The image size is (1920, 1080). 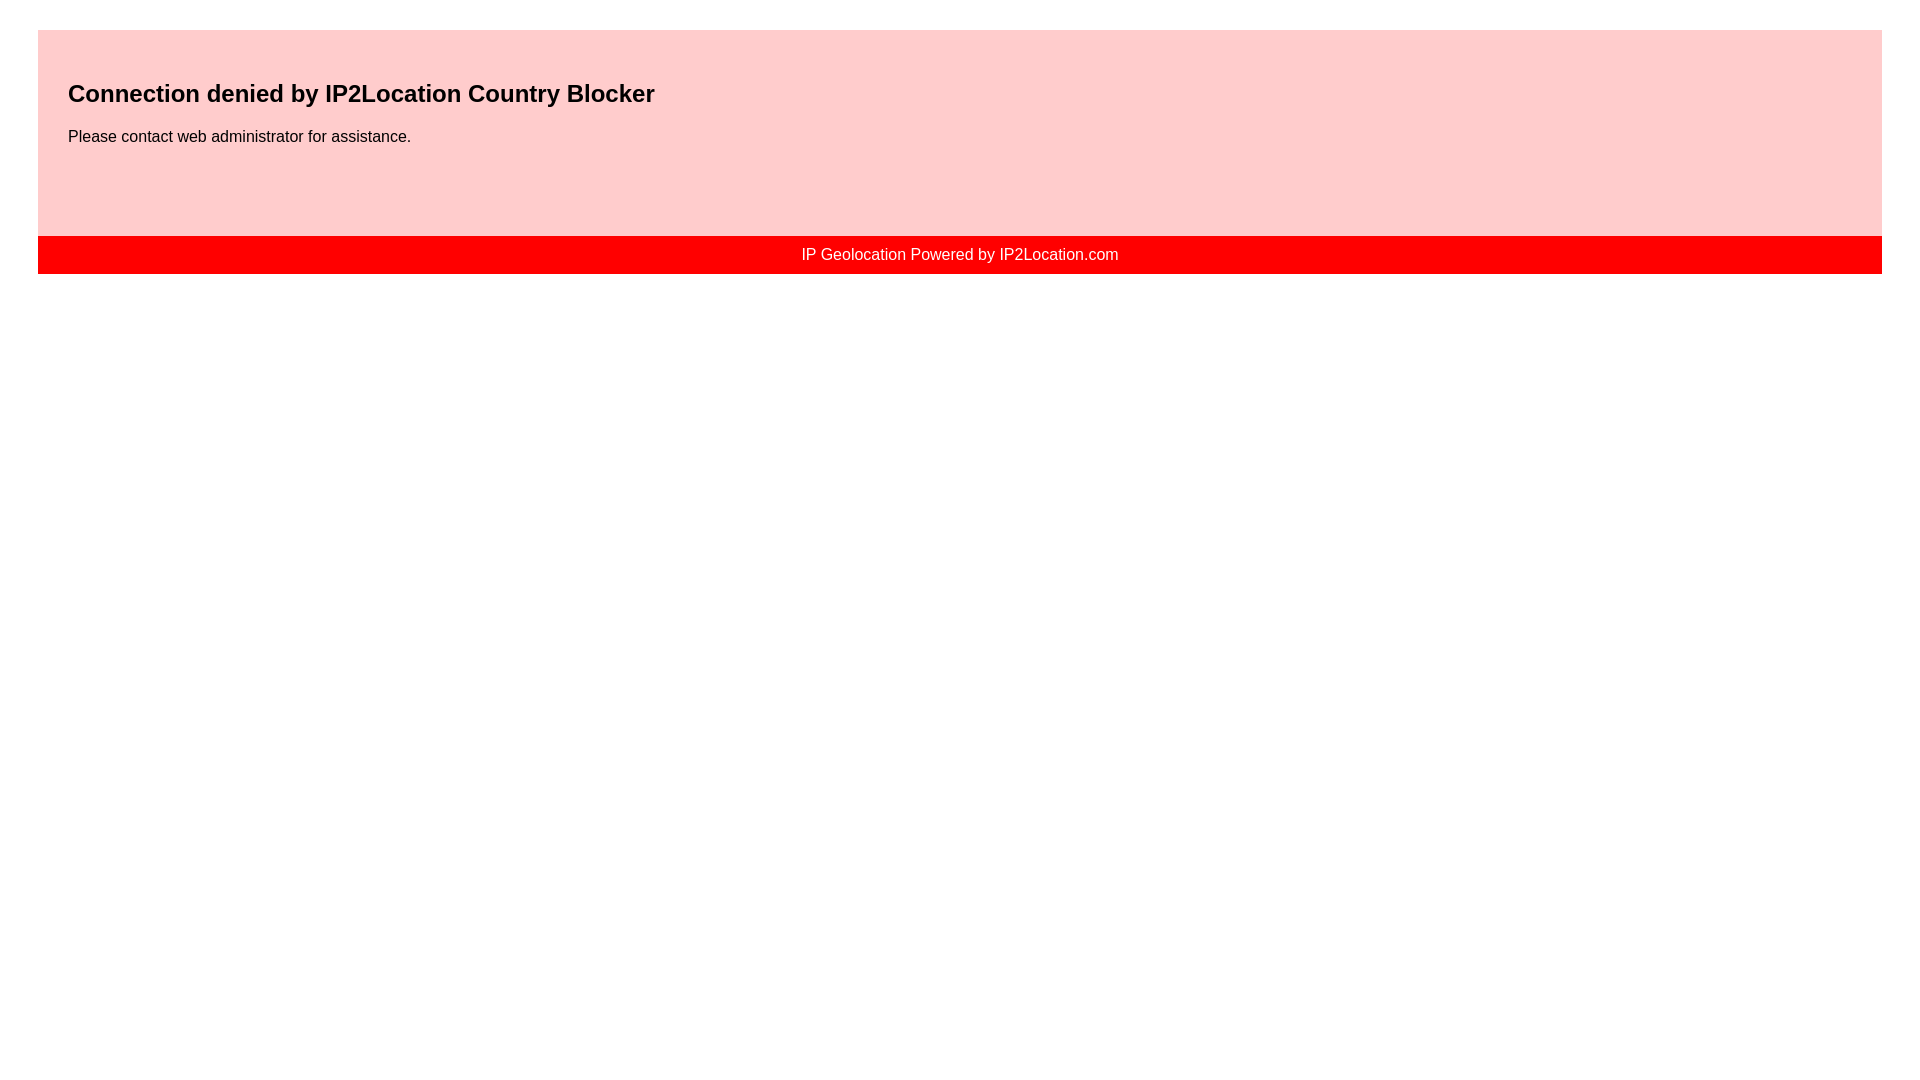 What do you see at coordinates (958, 253) in the screenshot?
I see `'IP Geolocation Powered by IP2Location.com'` at bounding box center [958, 253].